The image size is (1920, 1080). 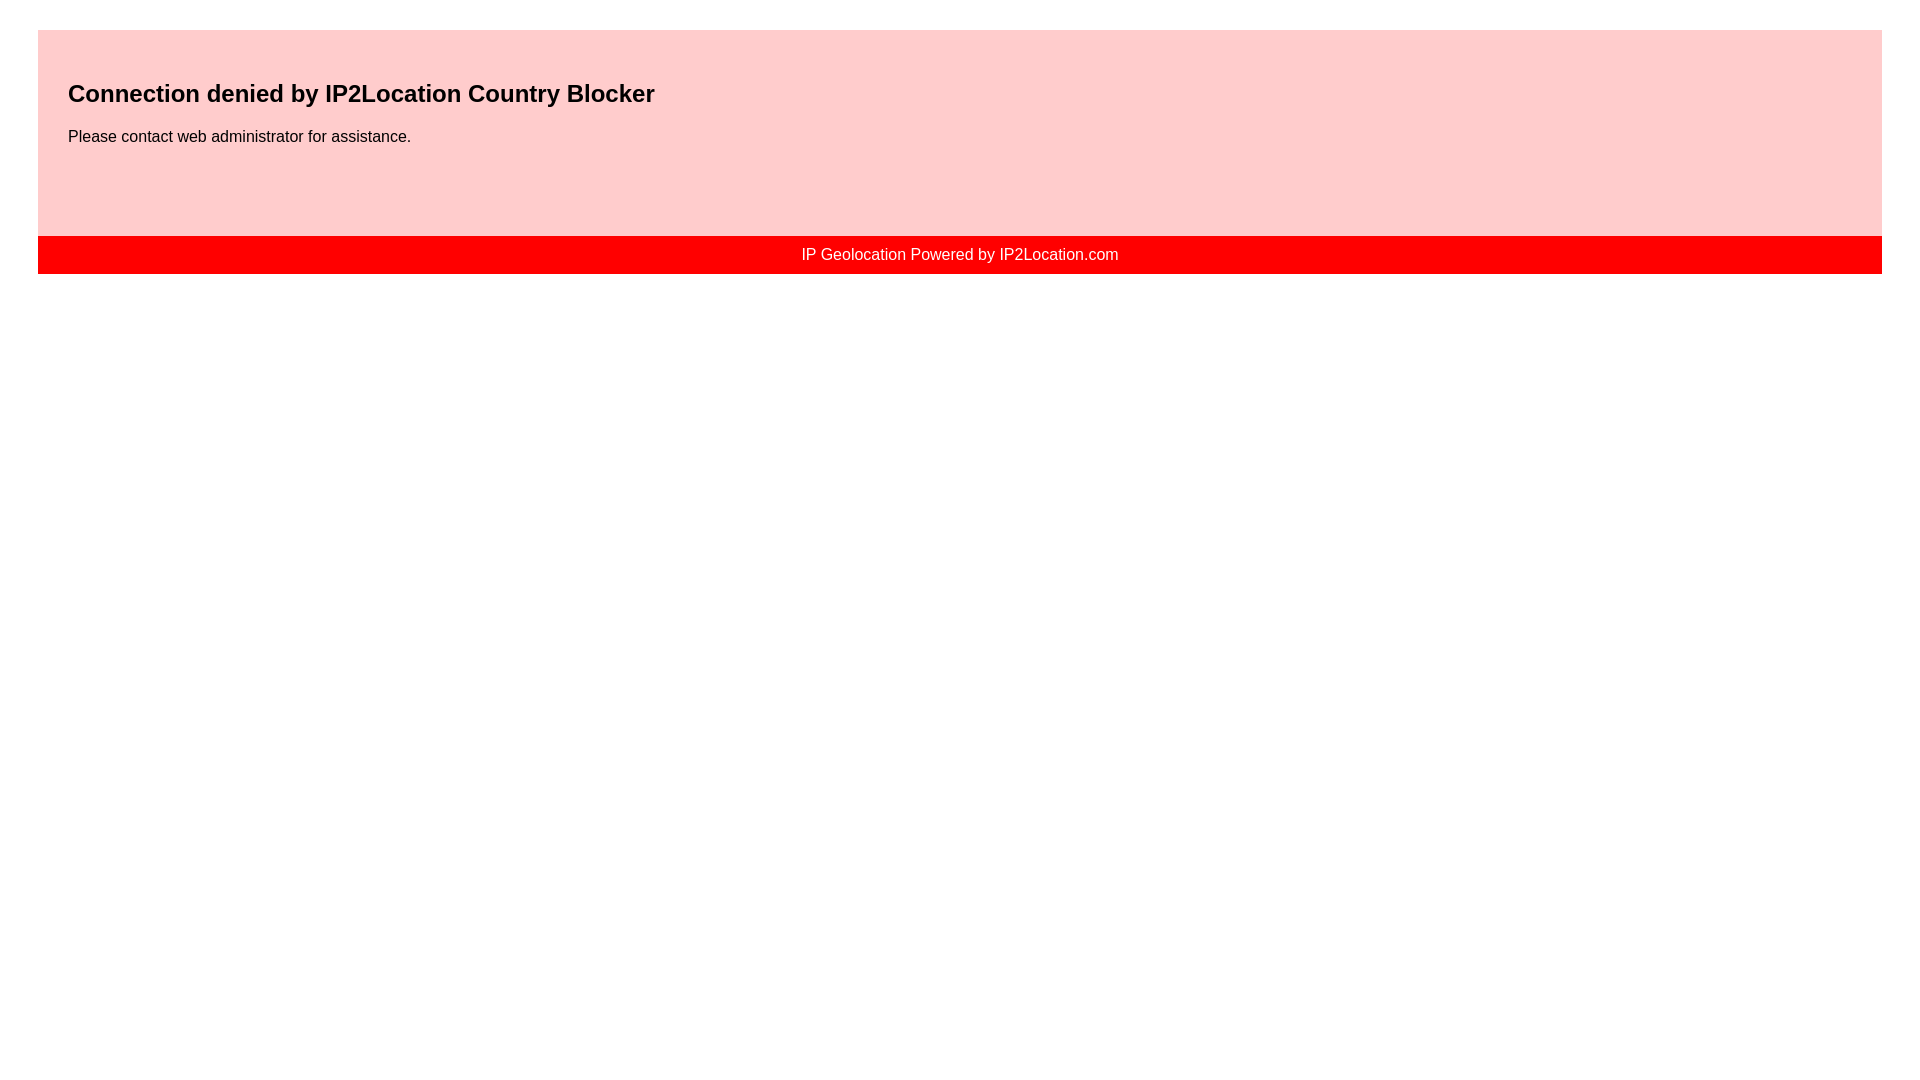 What do you see at coordinates (958, 253) in the screenshot?
I see `'IP Geolocation Powered by IP2Location.com'` at bounding box center [958, 253].